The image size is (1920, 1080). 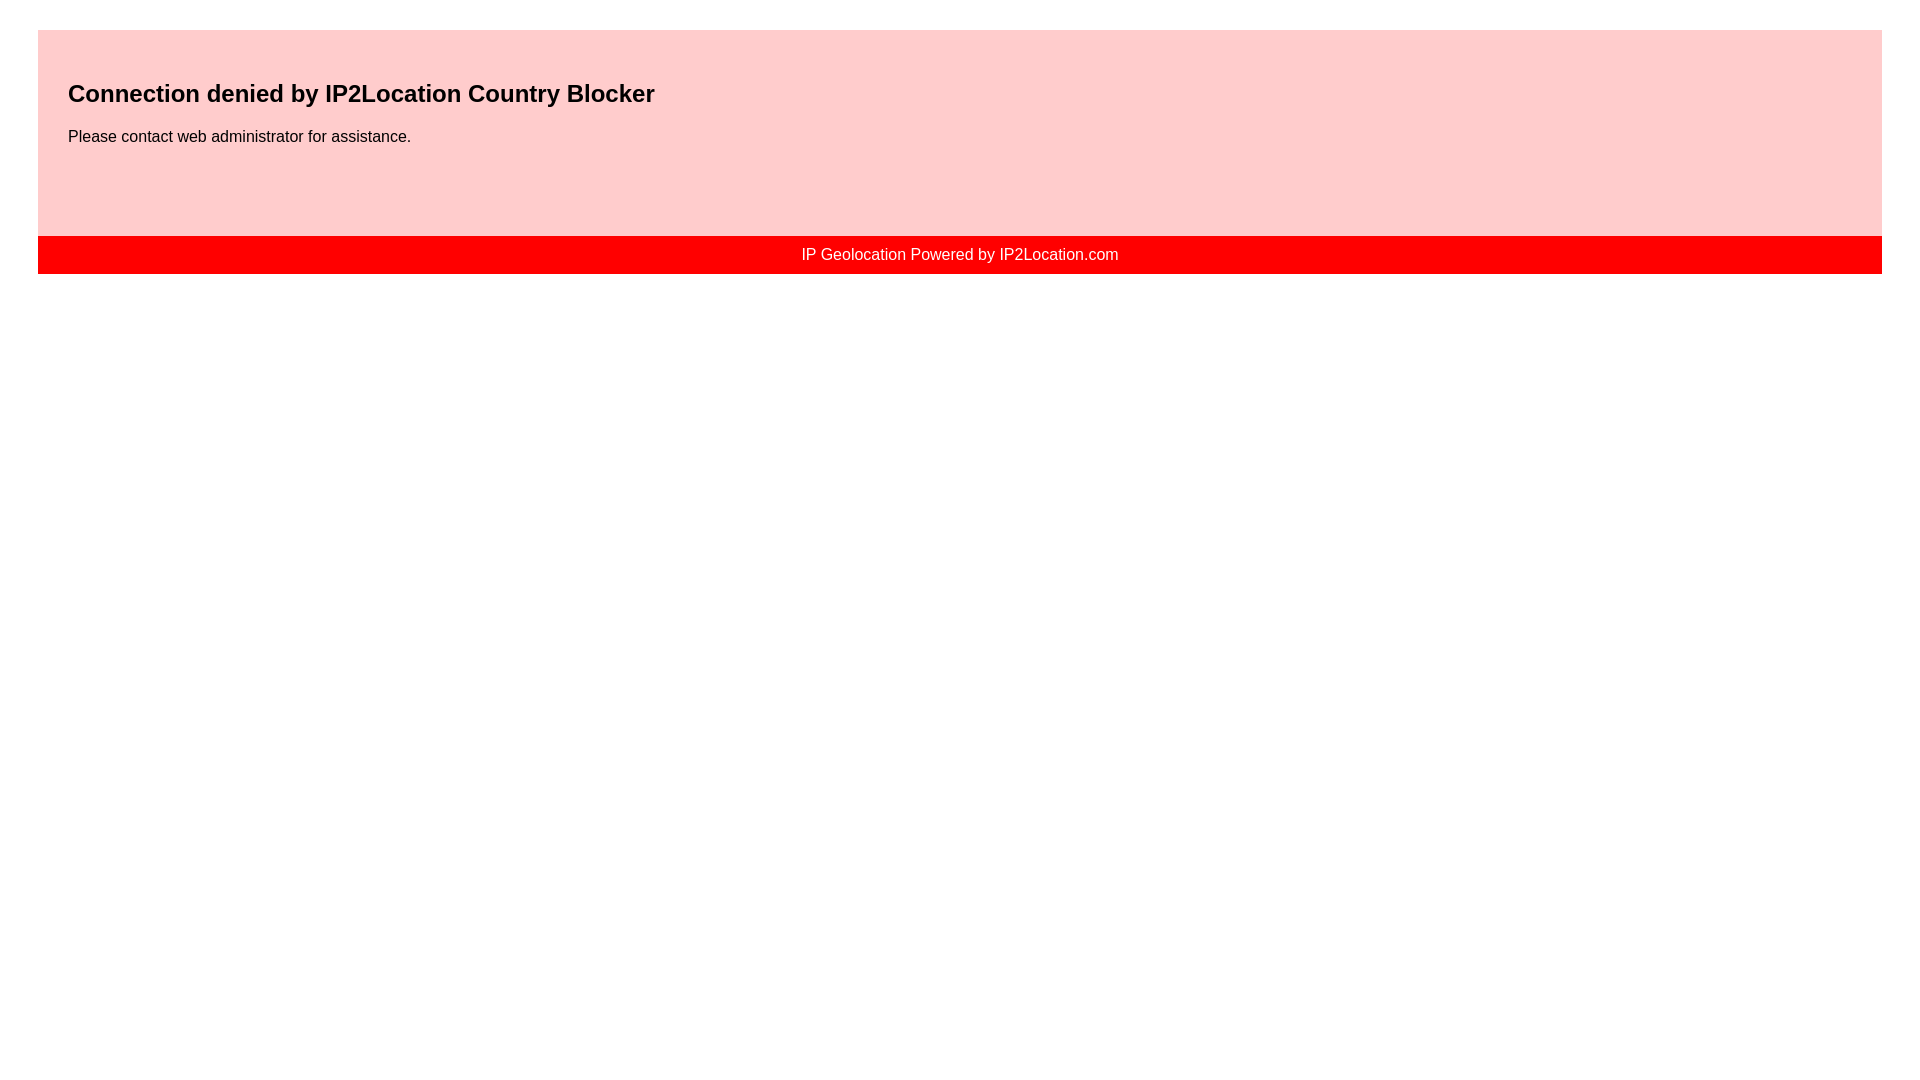 What do you see at coordinates (958, 253) in the screenshot?
I see `'IP Geolocation Powered by IP2Location.com'` at bounding box center [958, 253].